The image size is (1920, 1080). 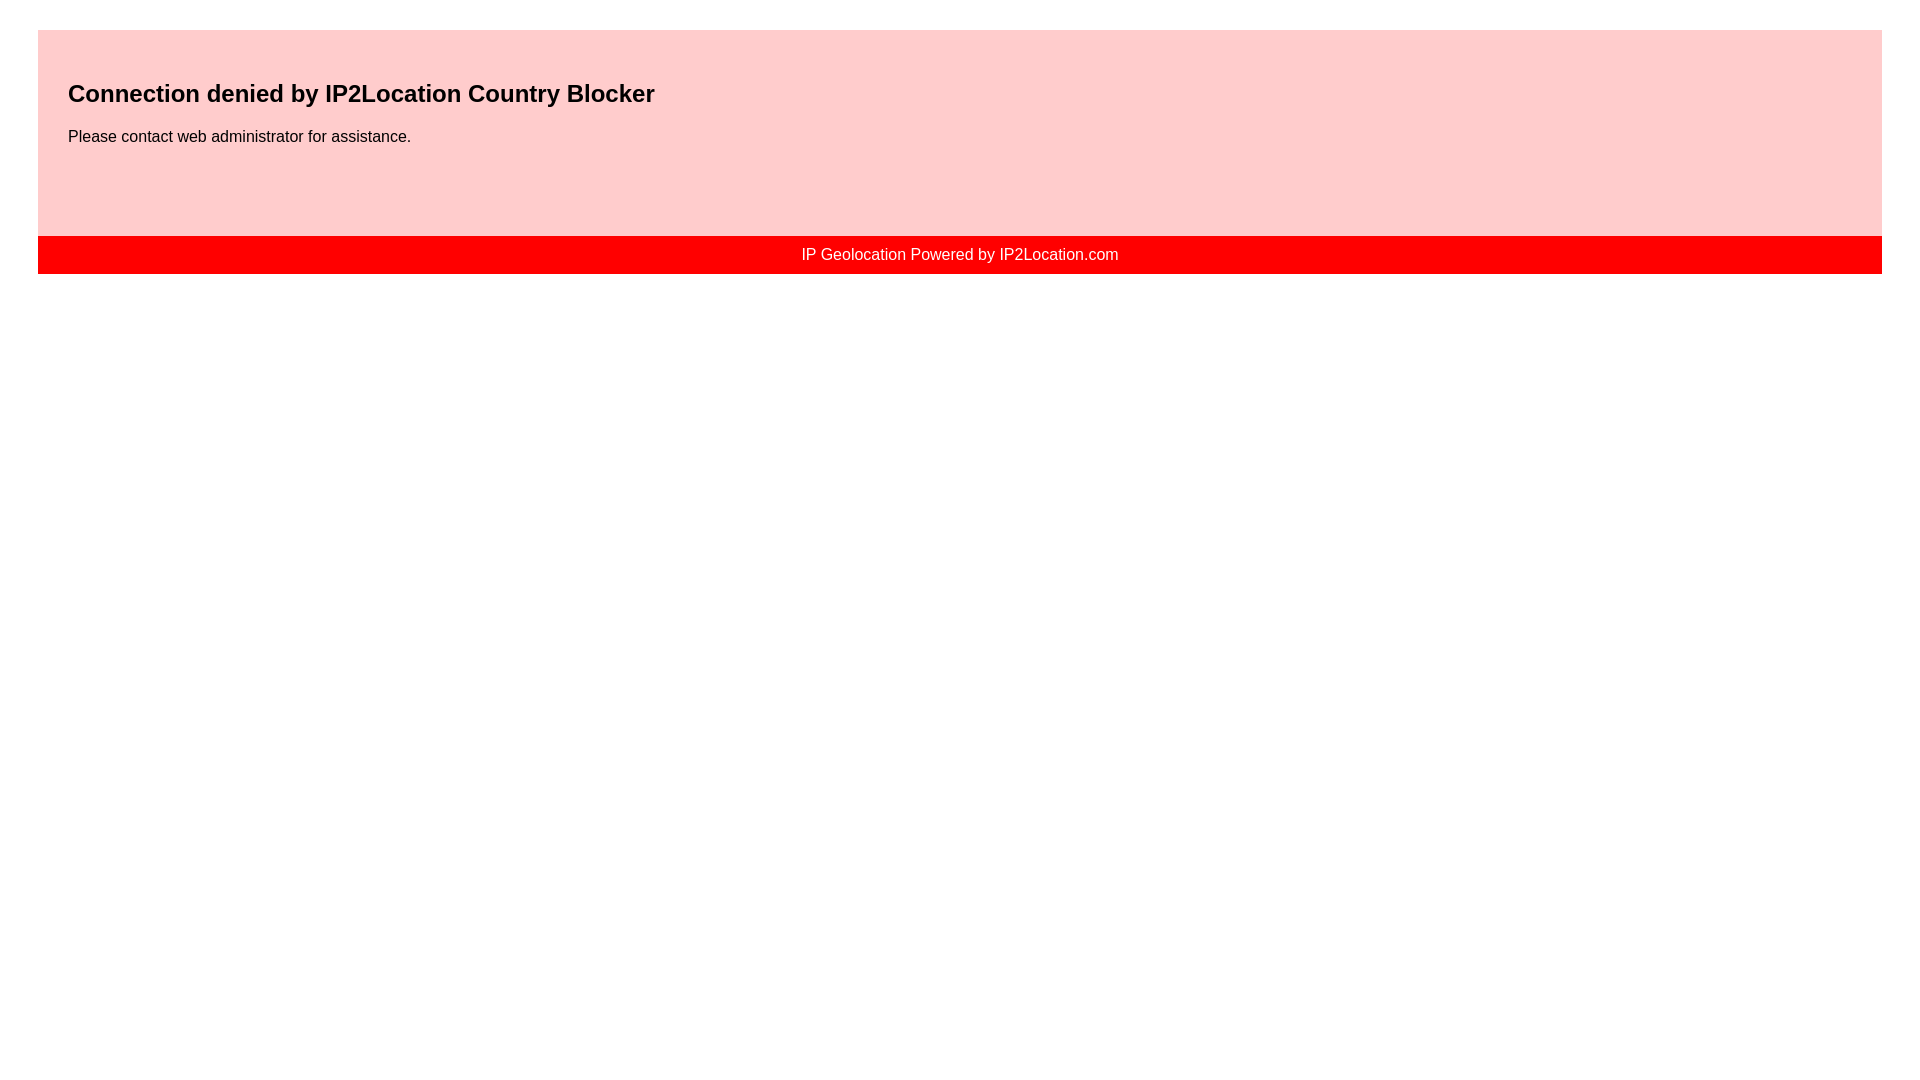 What do you see at coordinates (958, 253) in the screenshot?
I see `'IP Geolocation Powered by IP2Location.com'` at bounding box center [958, 253].